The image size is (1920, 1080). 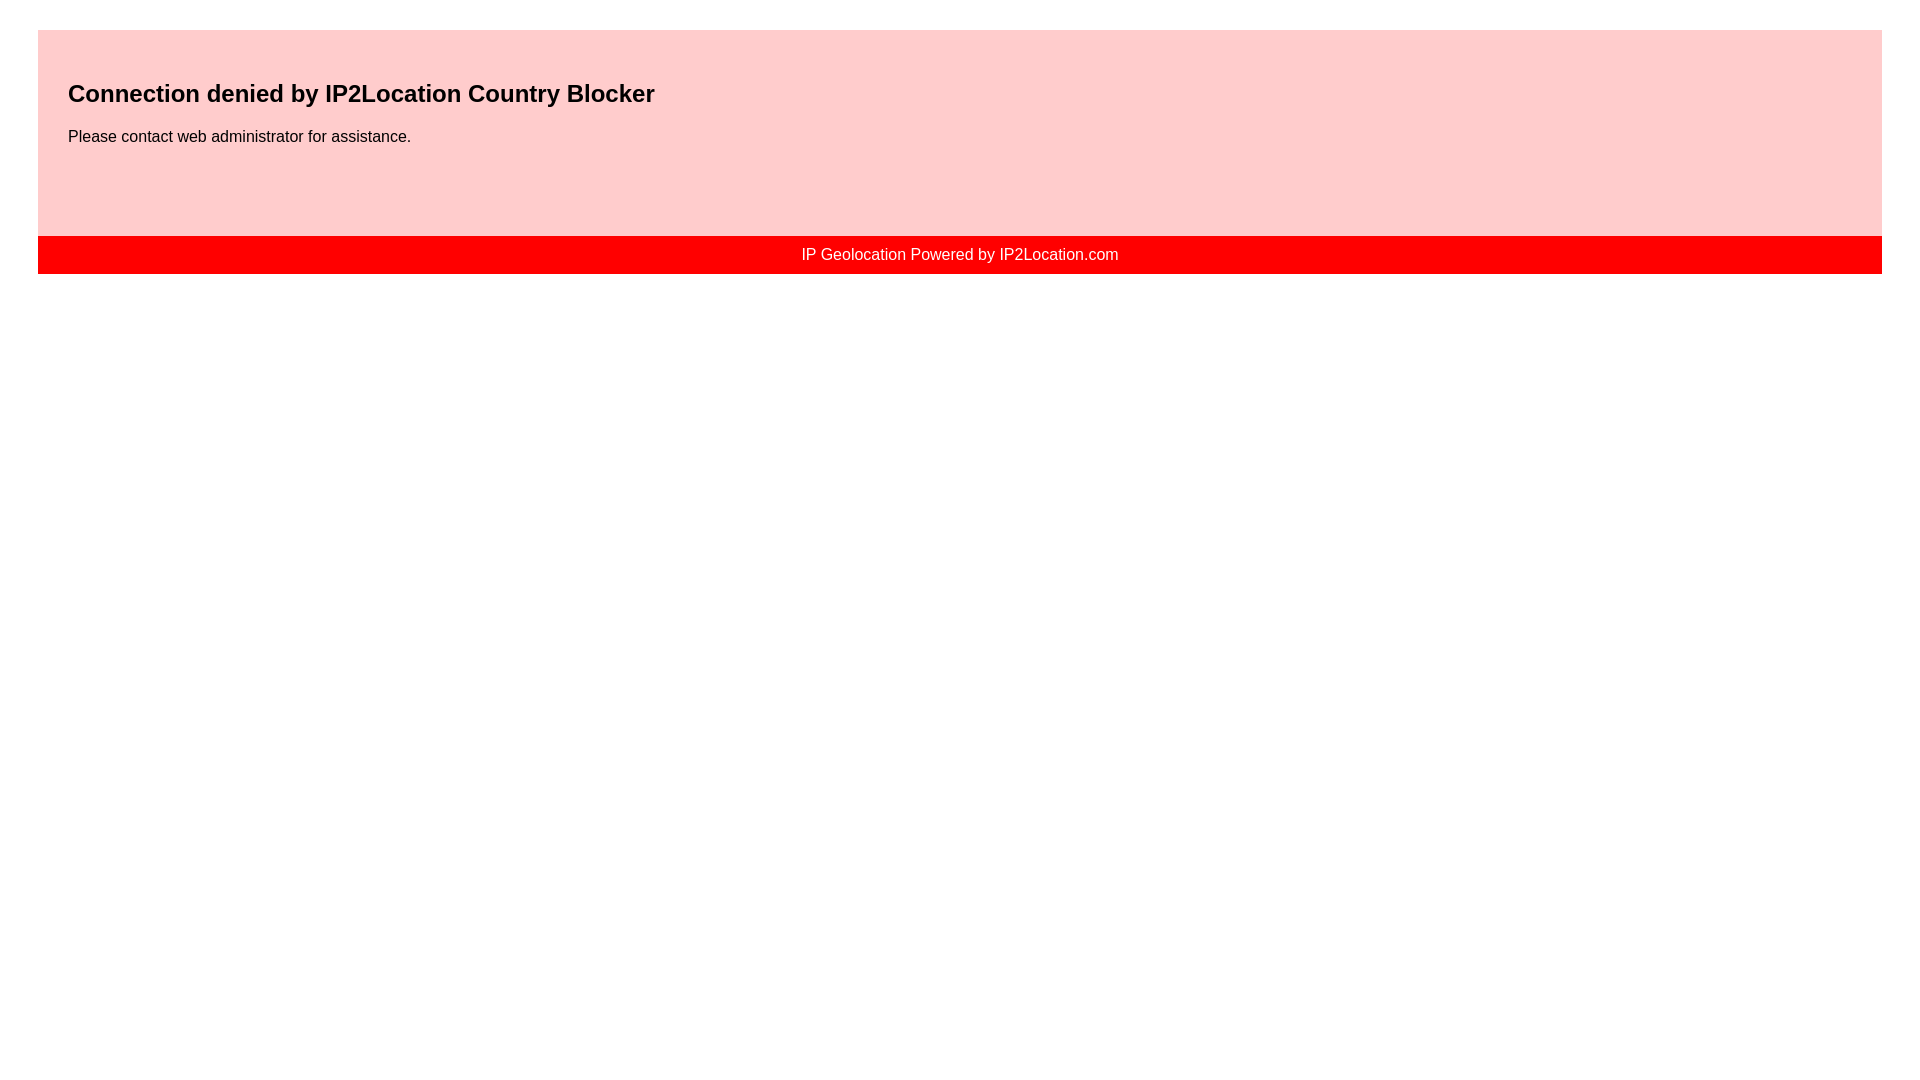 What do you see at coordinates (958, 253) in the screenshot?
I see `'IP Geolocation Powered by IP2Location.com'` at bounding box center [958, 253].